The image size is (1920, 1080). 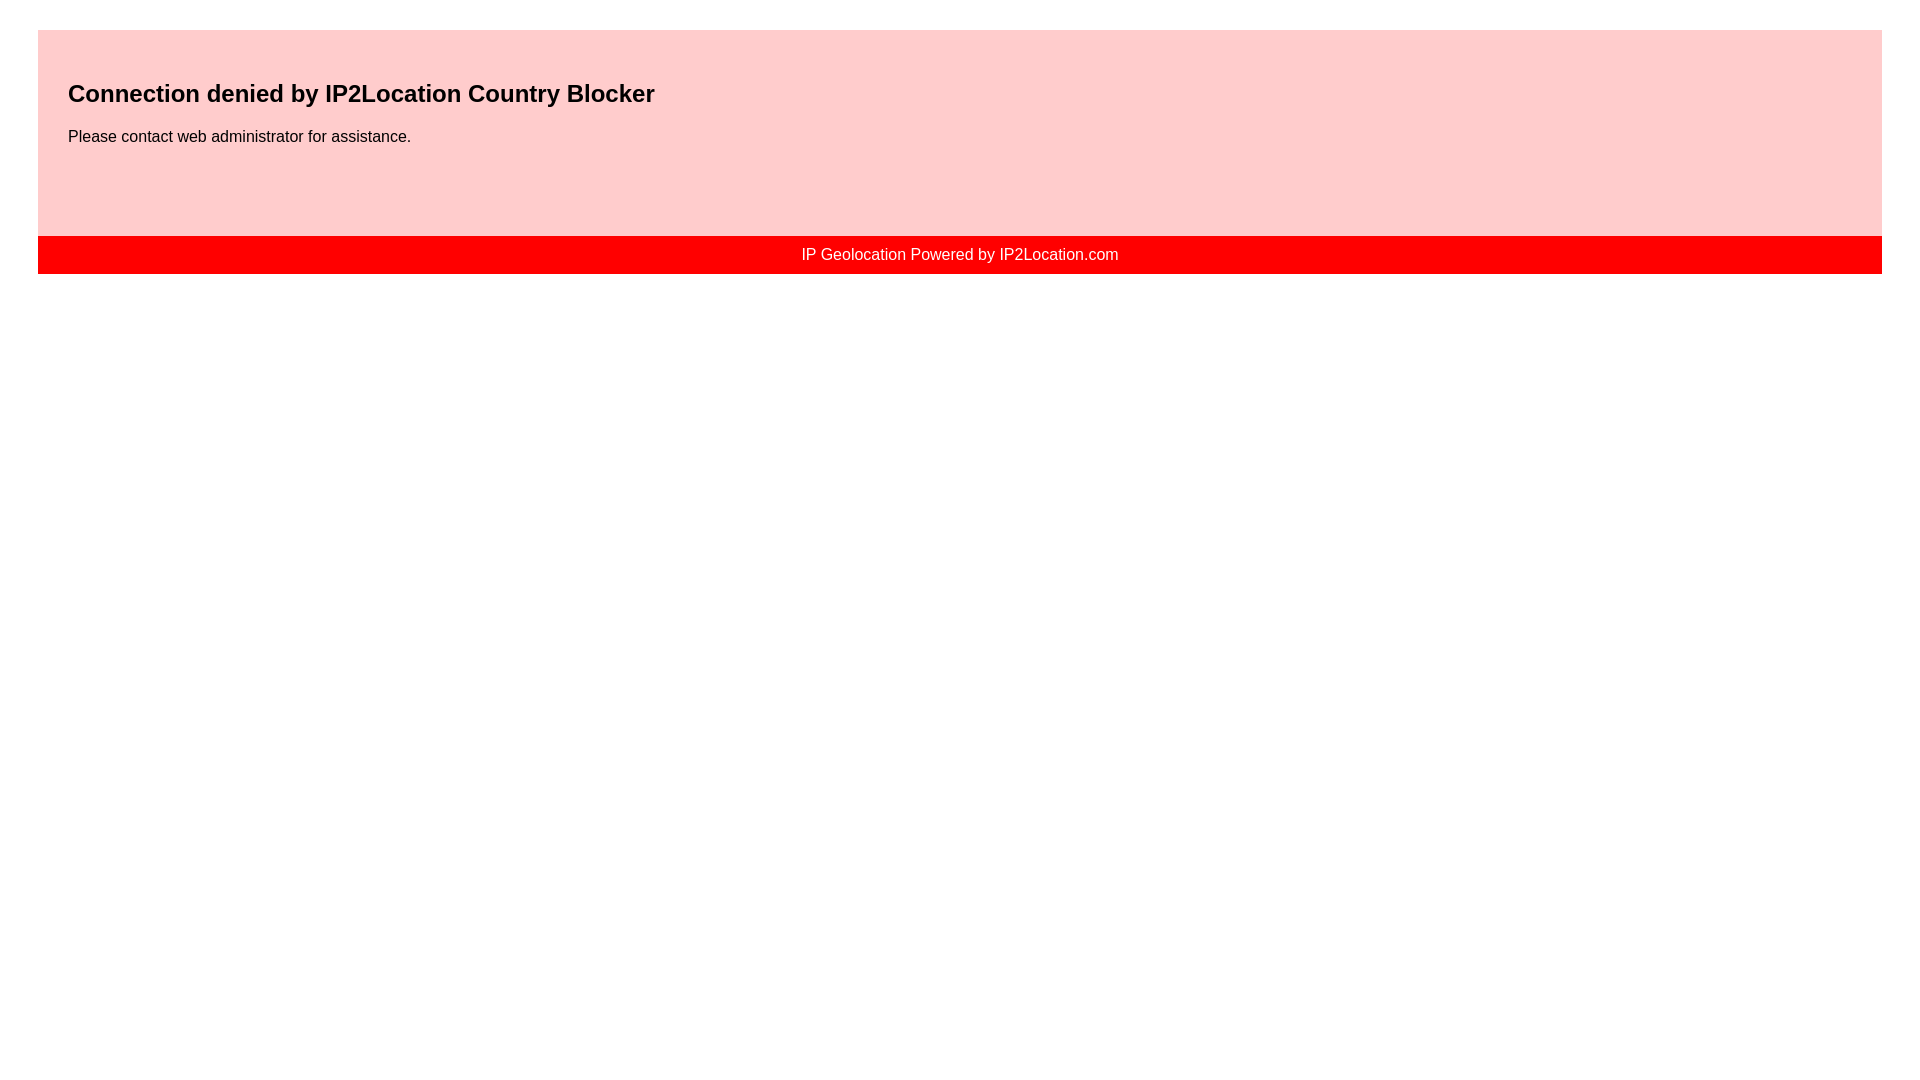 What do you see at coordinates (958, 253) in the screenshot?
I see `'IP Geolocation Powered by IP2Location.com'` at bounding box center [958, 253].